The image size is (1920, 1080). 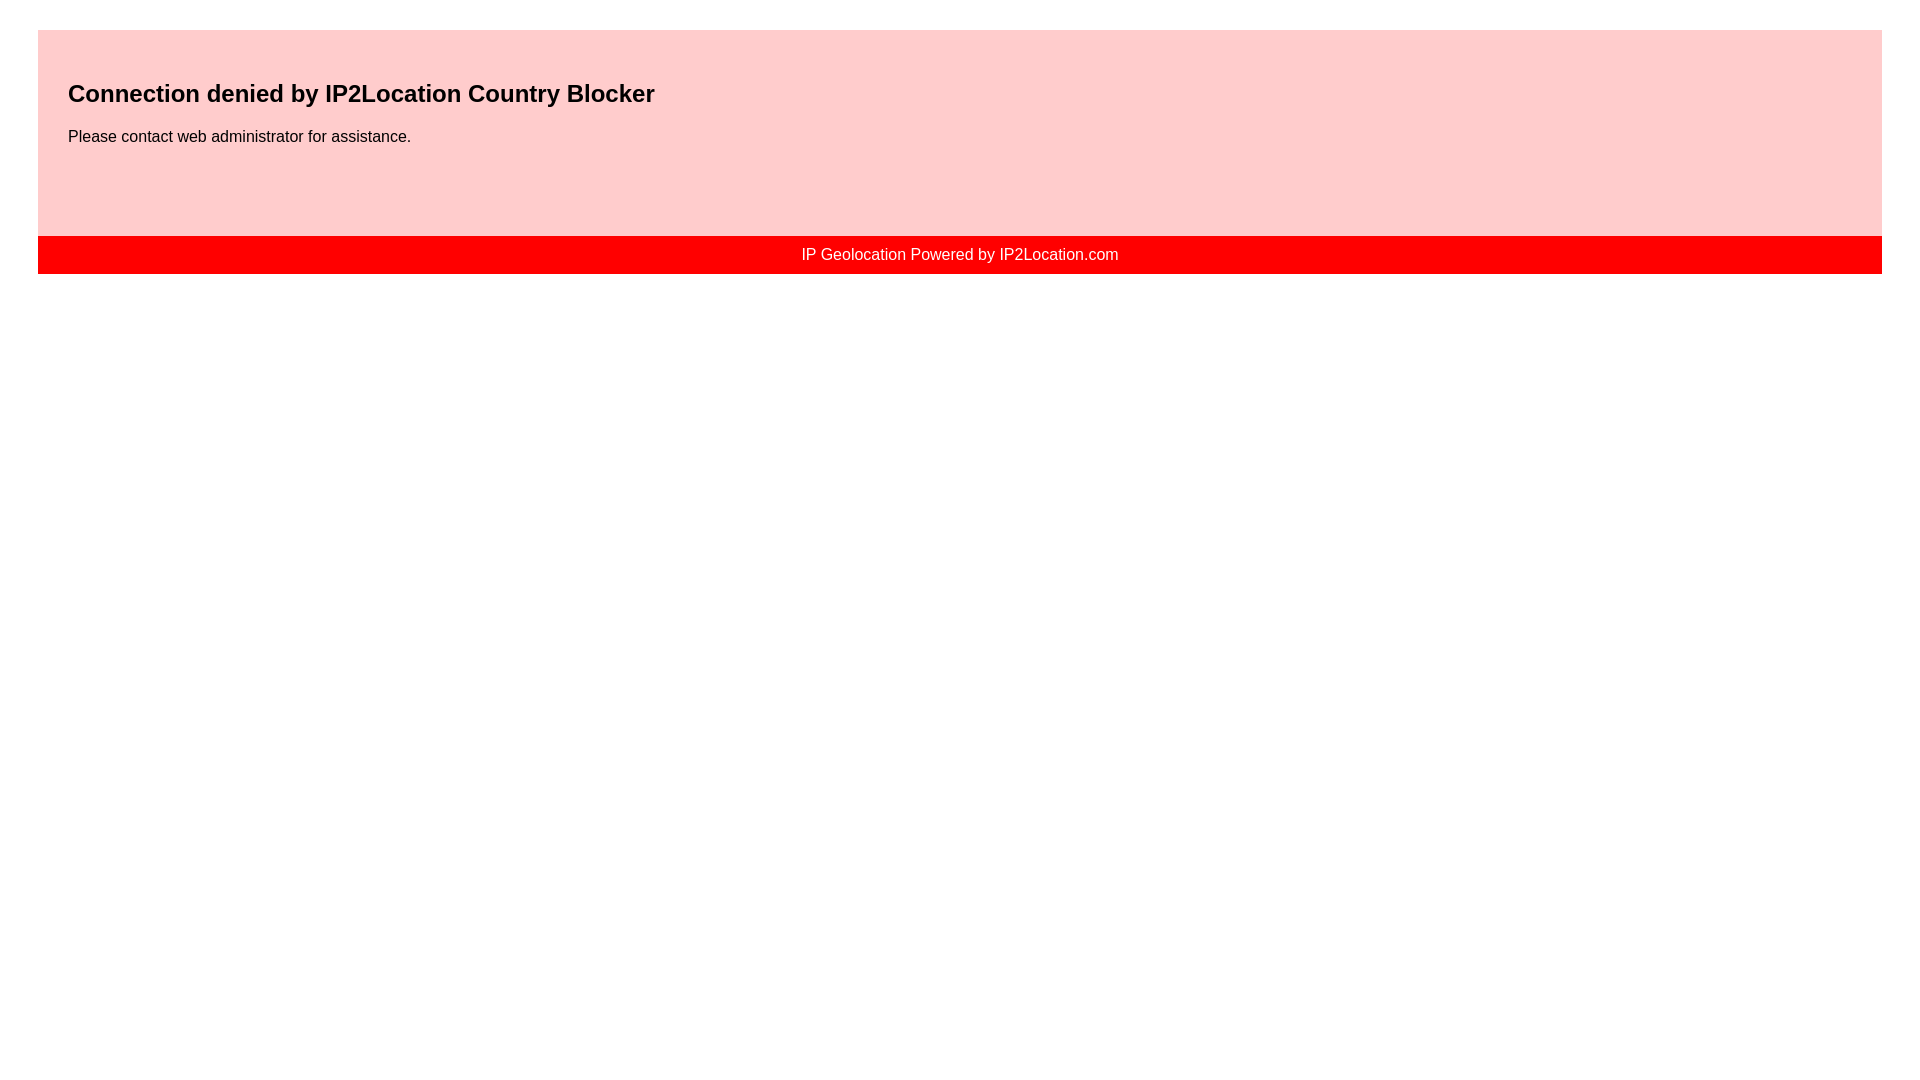 What do you see at coordinates (958, 253) in the screenshot?
I see `'IP Geolocation Powered by IP2Location.com'` at bounding box center [958, 253].